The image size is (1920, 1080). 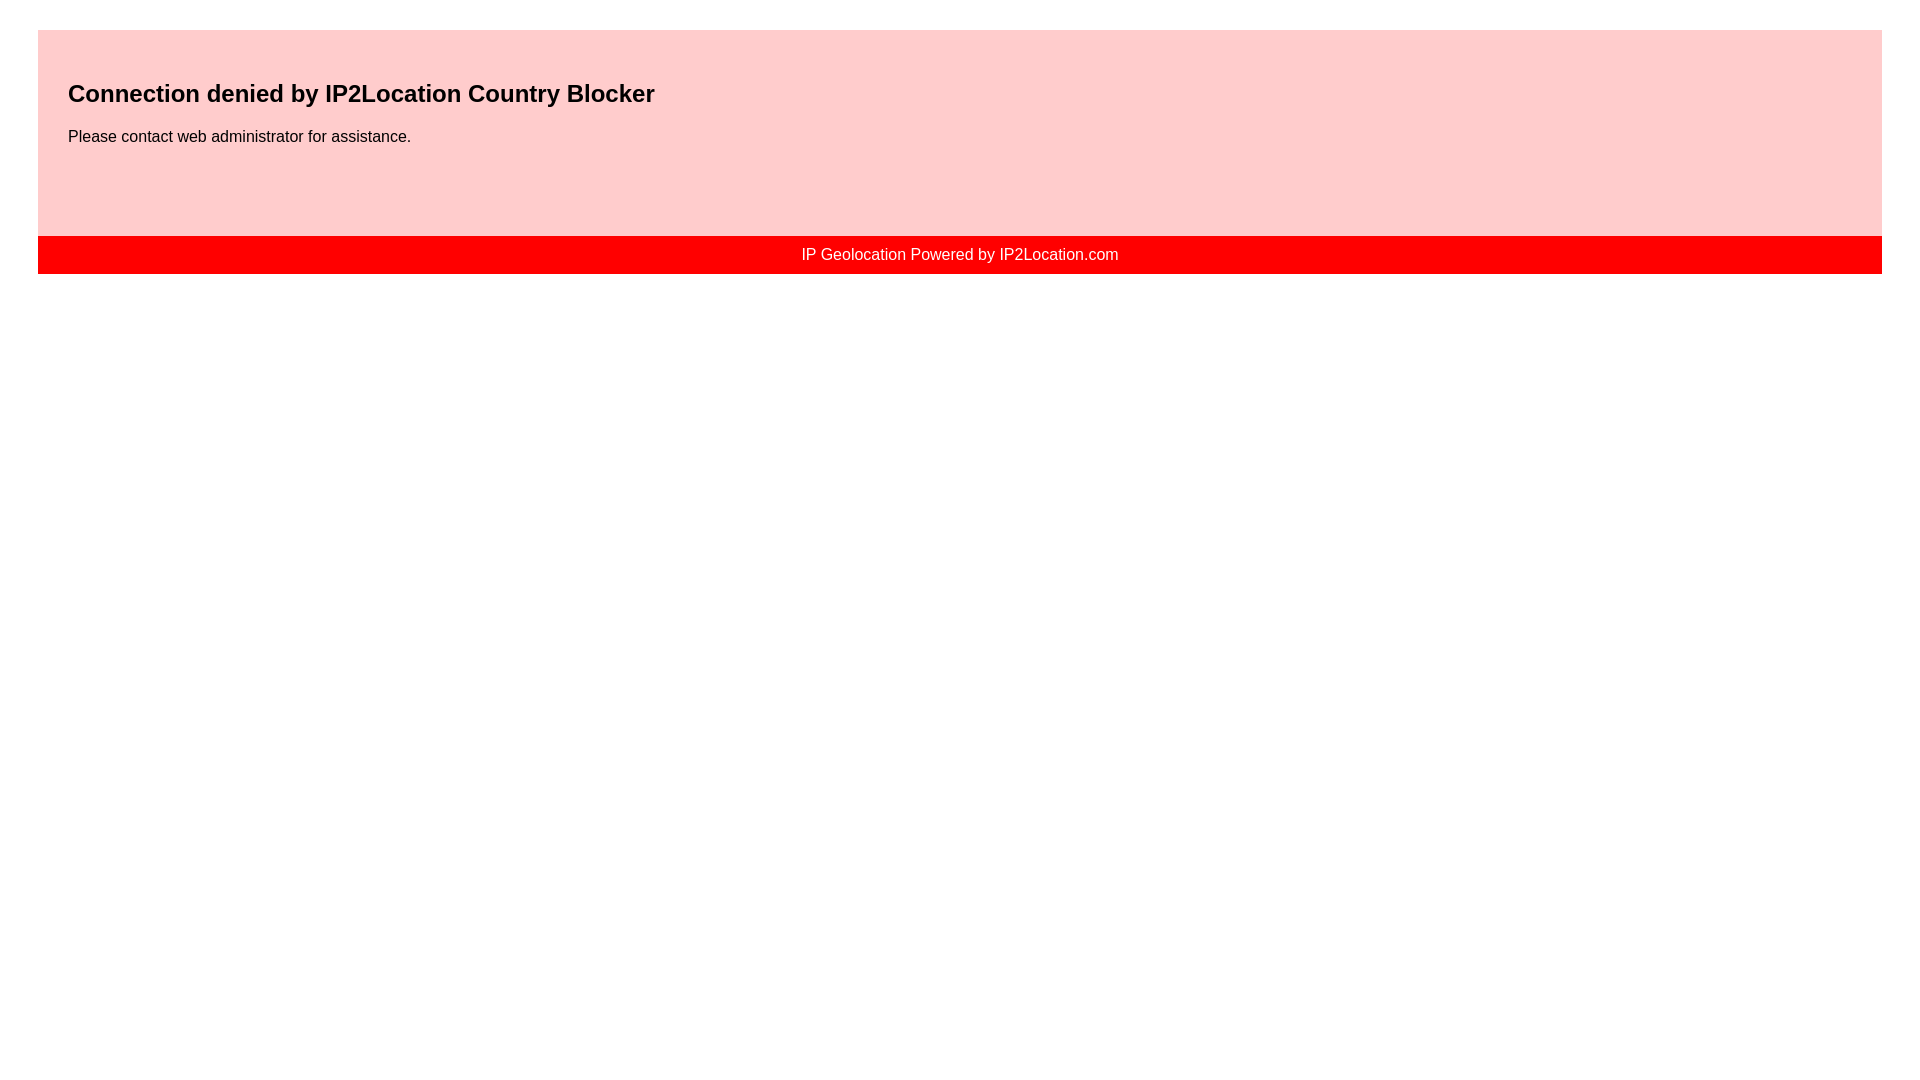 What do you see at coordinates (958, 253) in the screenshot?
I see `'IP Geolocation Powered by IP2Location.com'` at bounding box center [958, 253].